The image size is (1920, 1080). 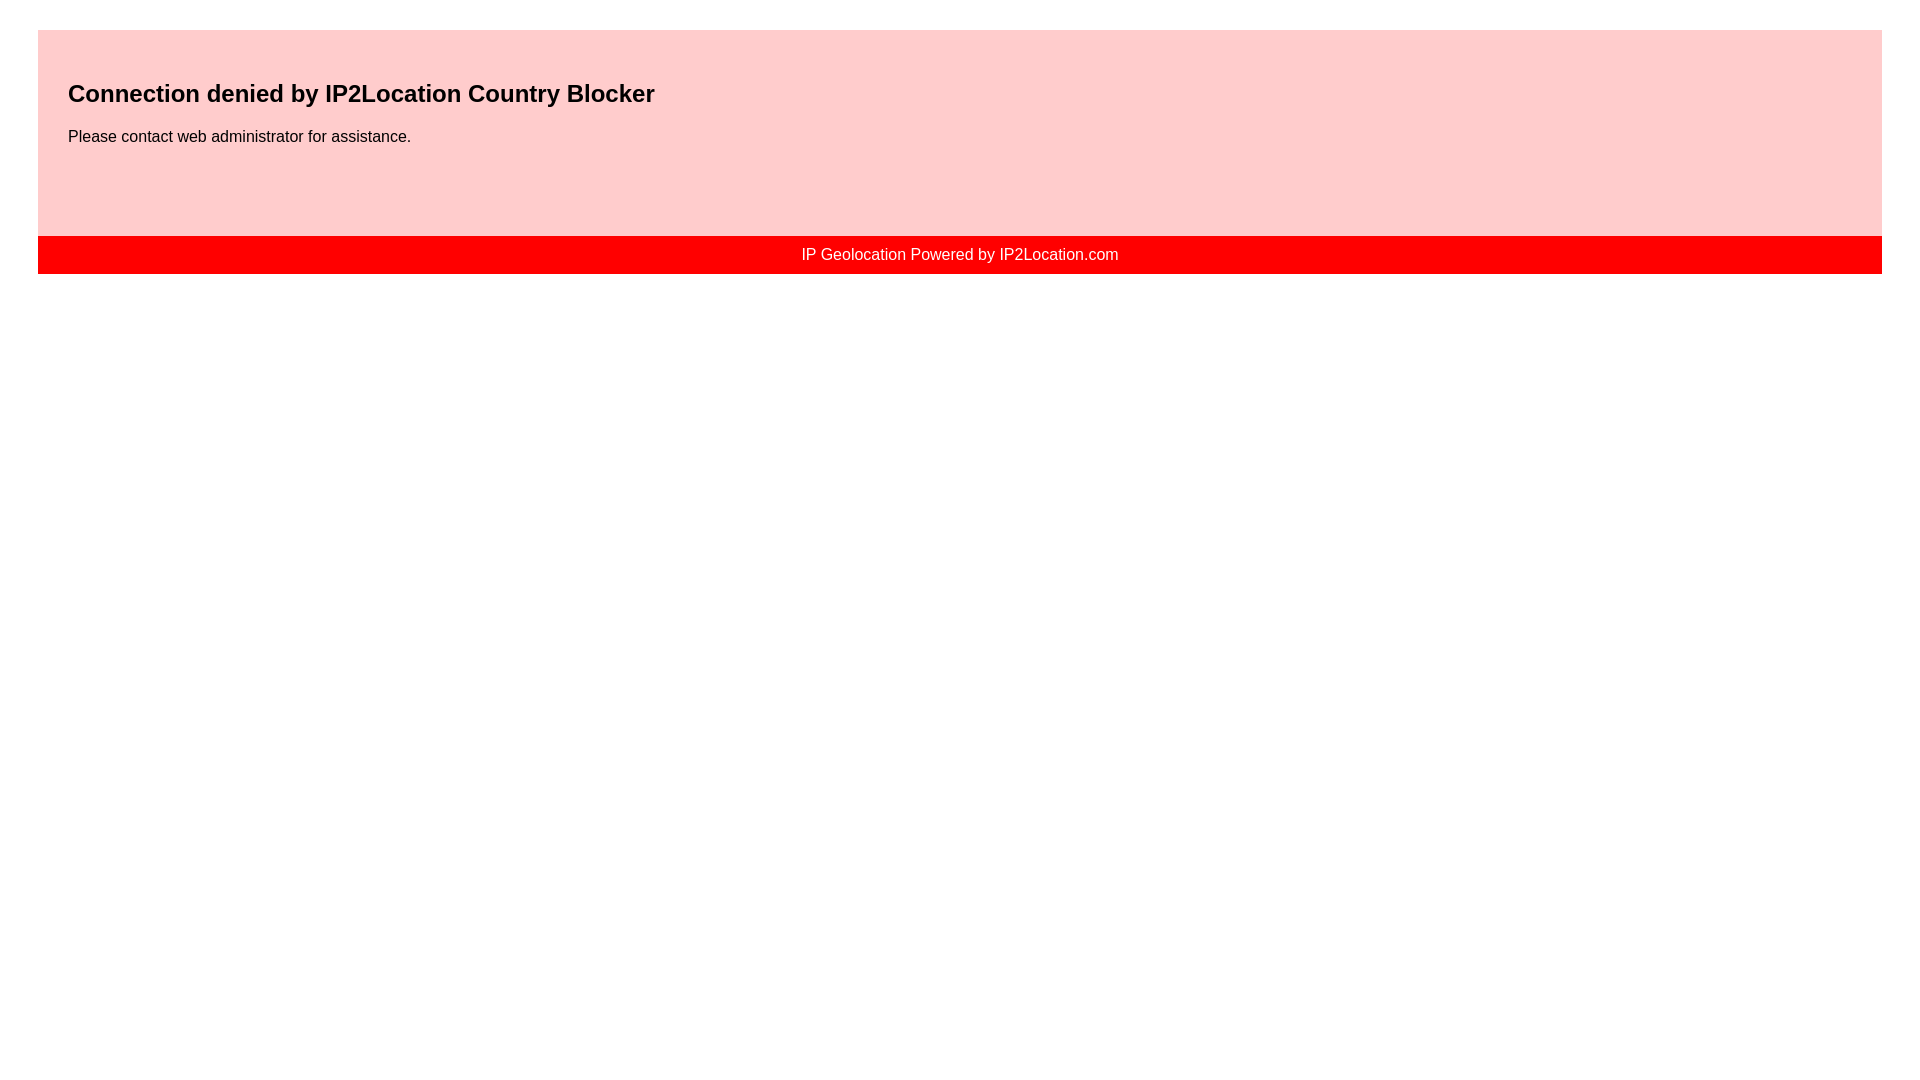 What do you see at coordinates (958, 253) in the screenshot?
I see `'IP Geolocation Powered by IP2Location.com'` at bounding box center [958, 253].